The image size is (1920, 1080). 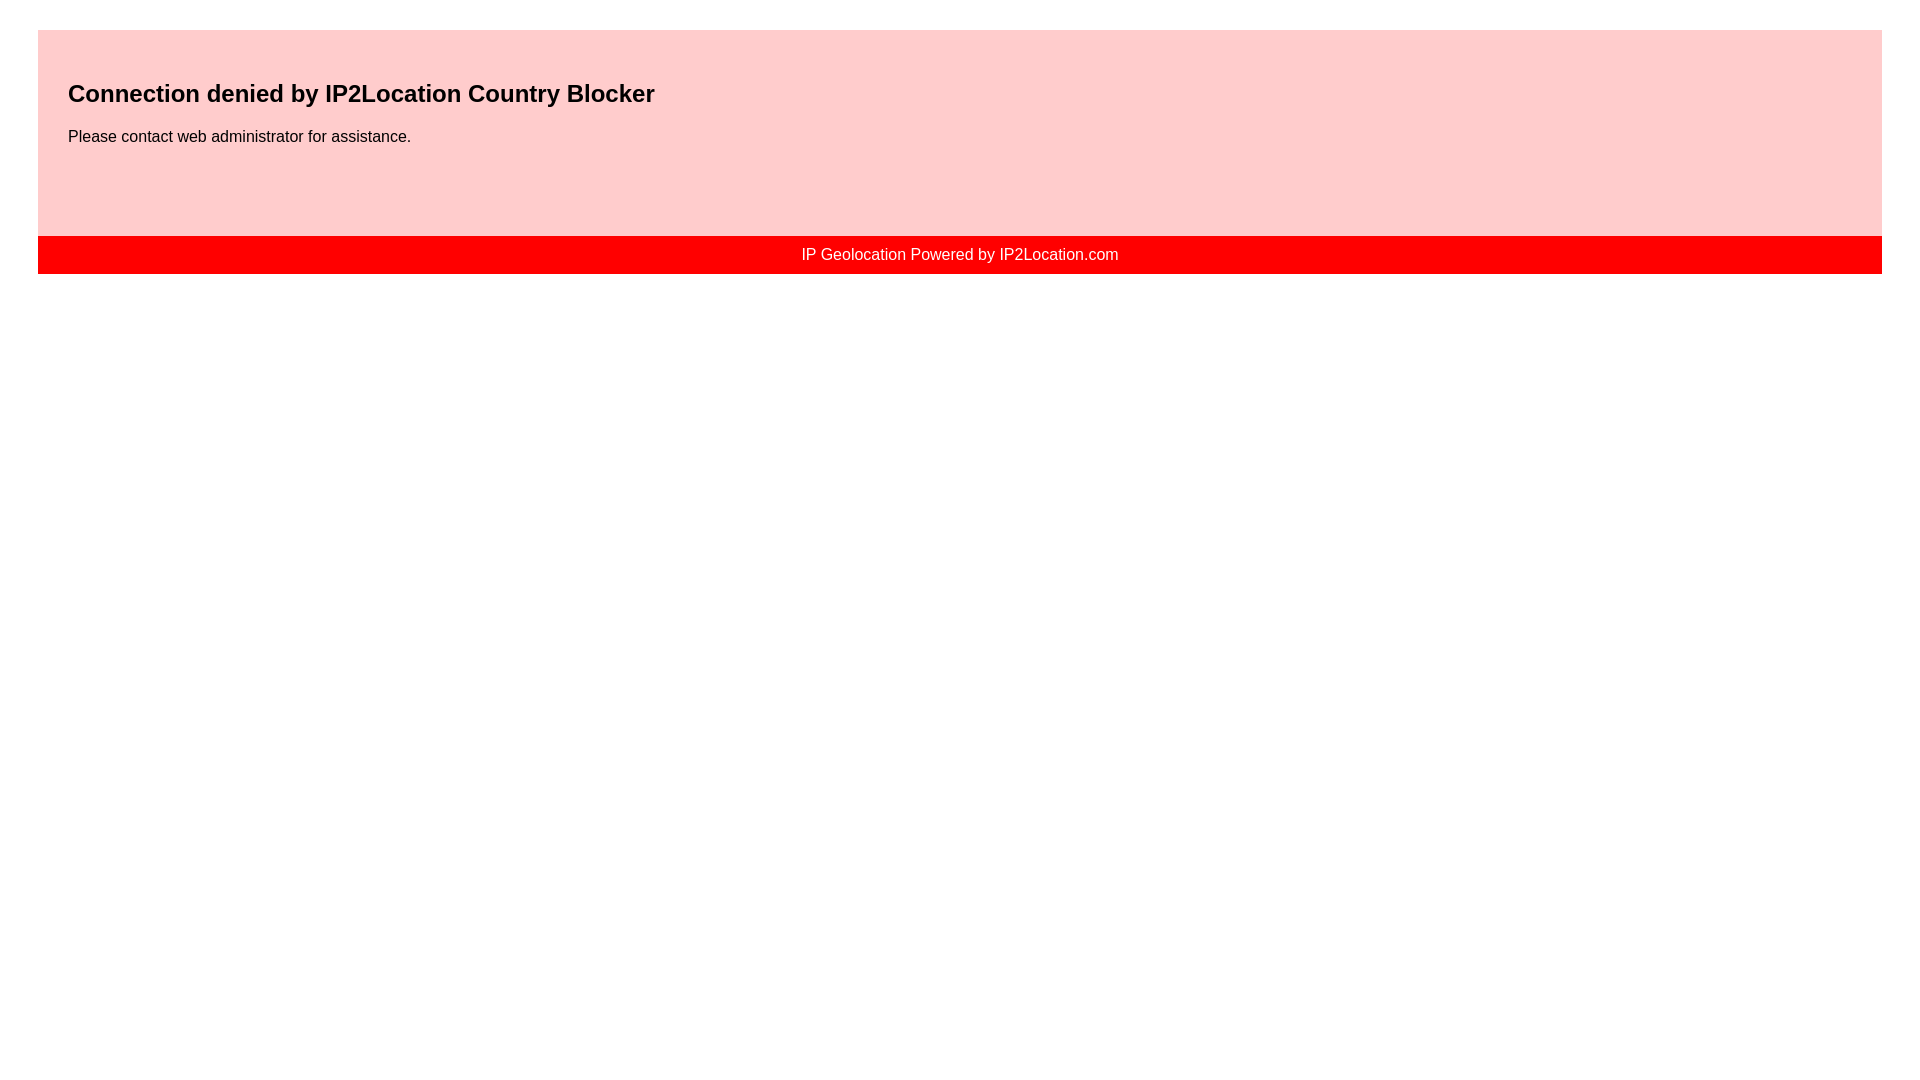 What do you see at coordinates (958, 253) in the screenshot?
I see `'IP Geolocation Powered by IP2Location.com'` at bounding box center [958, 253].